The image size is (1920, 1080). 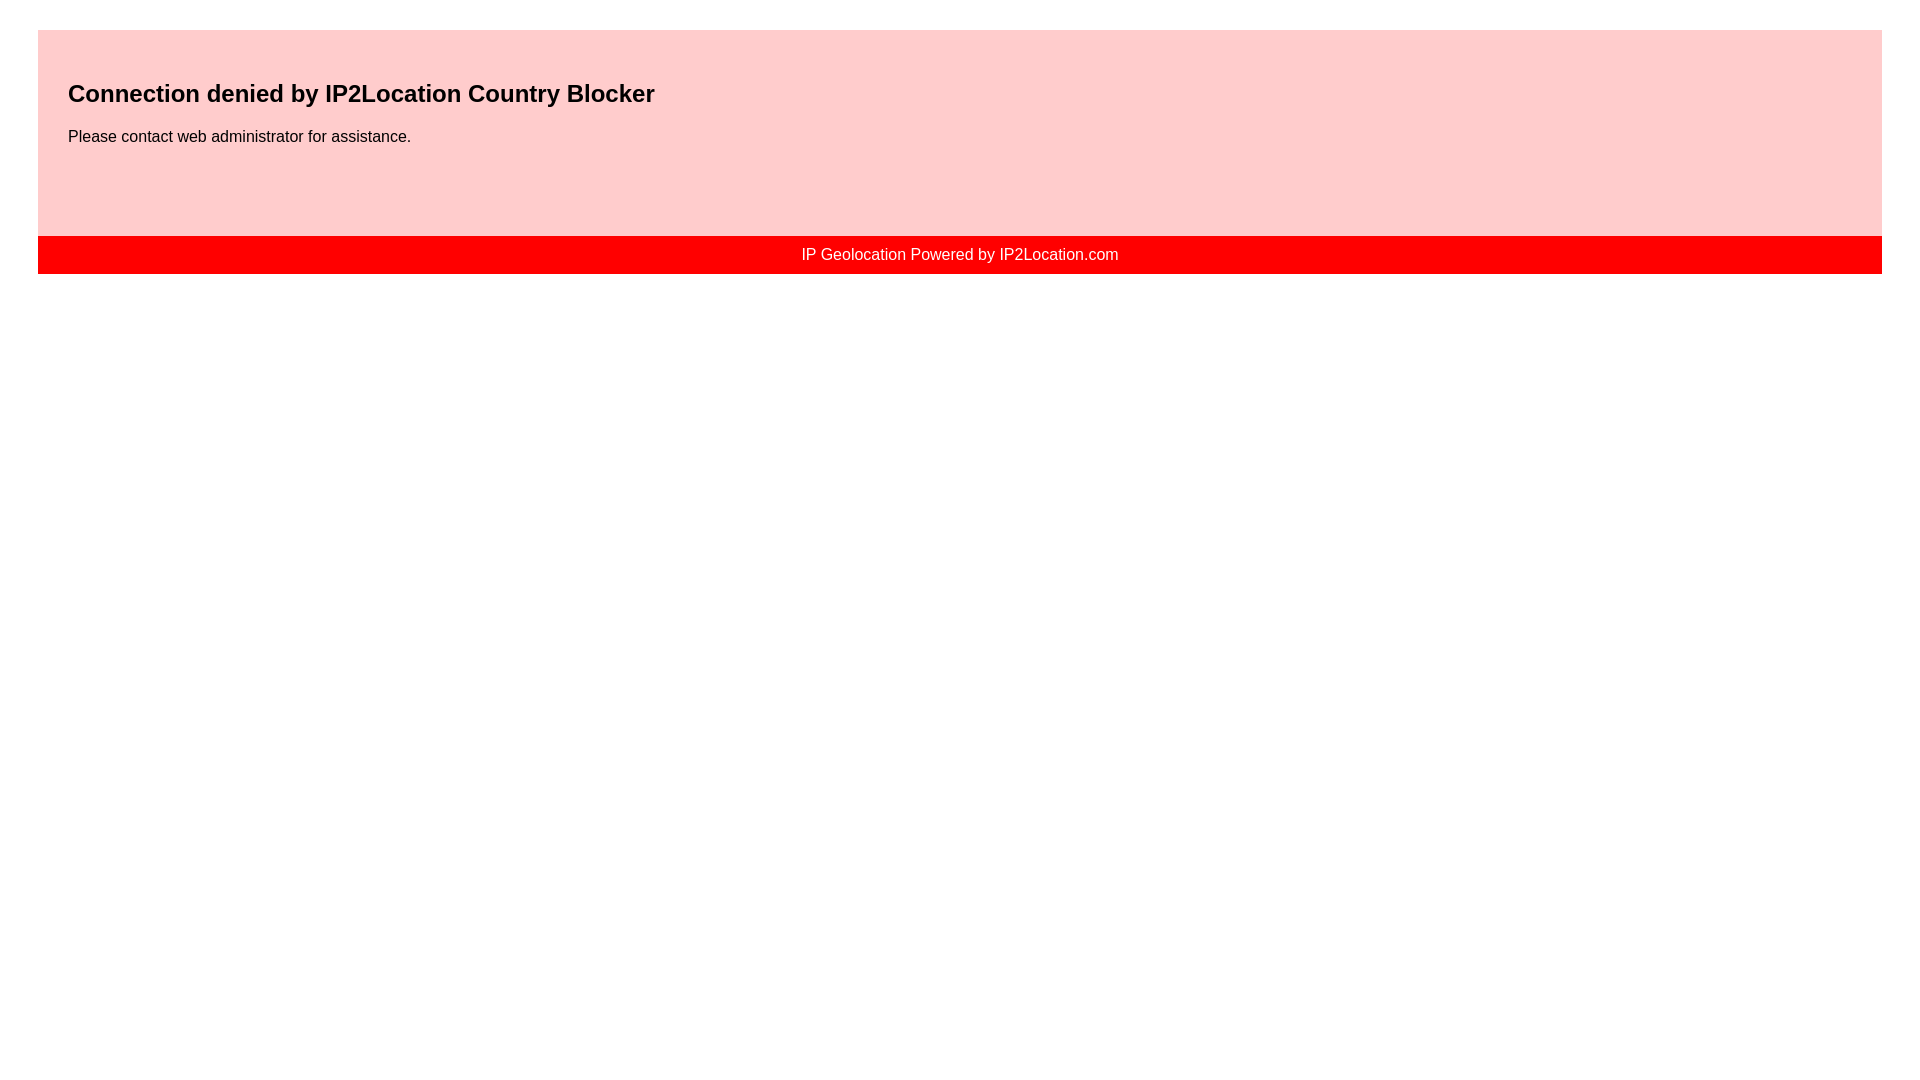 What do you see at coordinates (958, 253) in the screenshot?
I see `'IP Geolocation Powered by IP2Location.com'` at bounding box center [958, 253].